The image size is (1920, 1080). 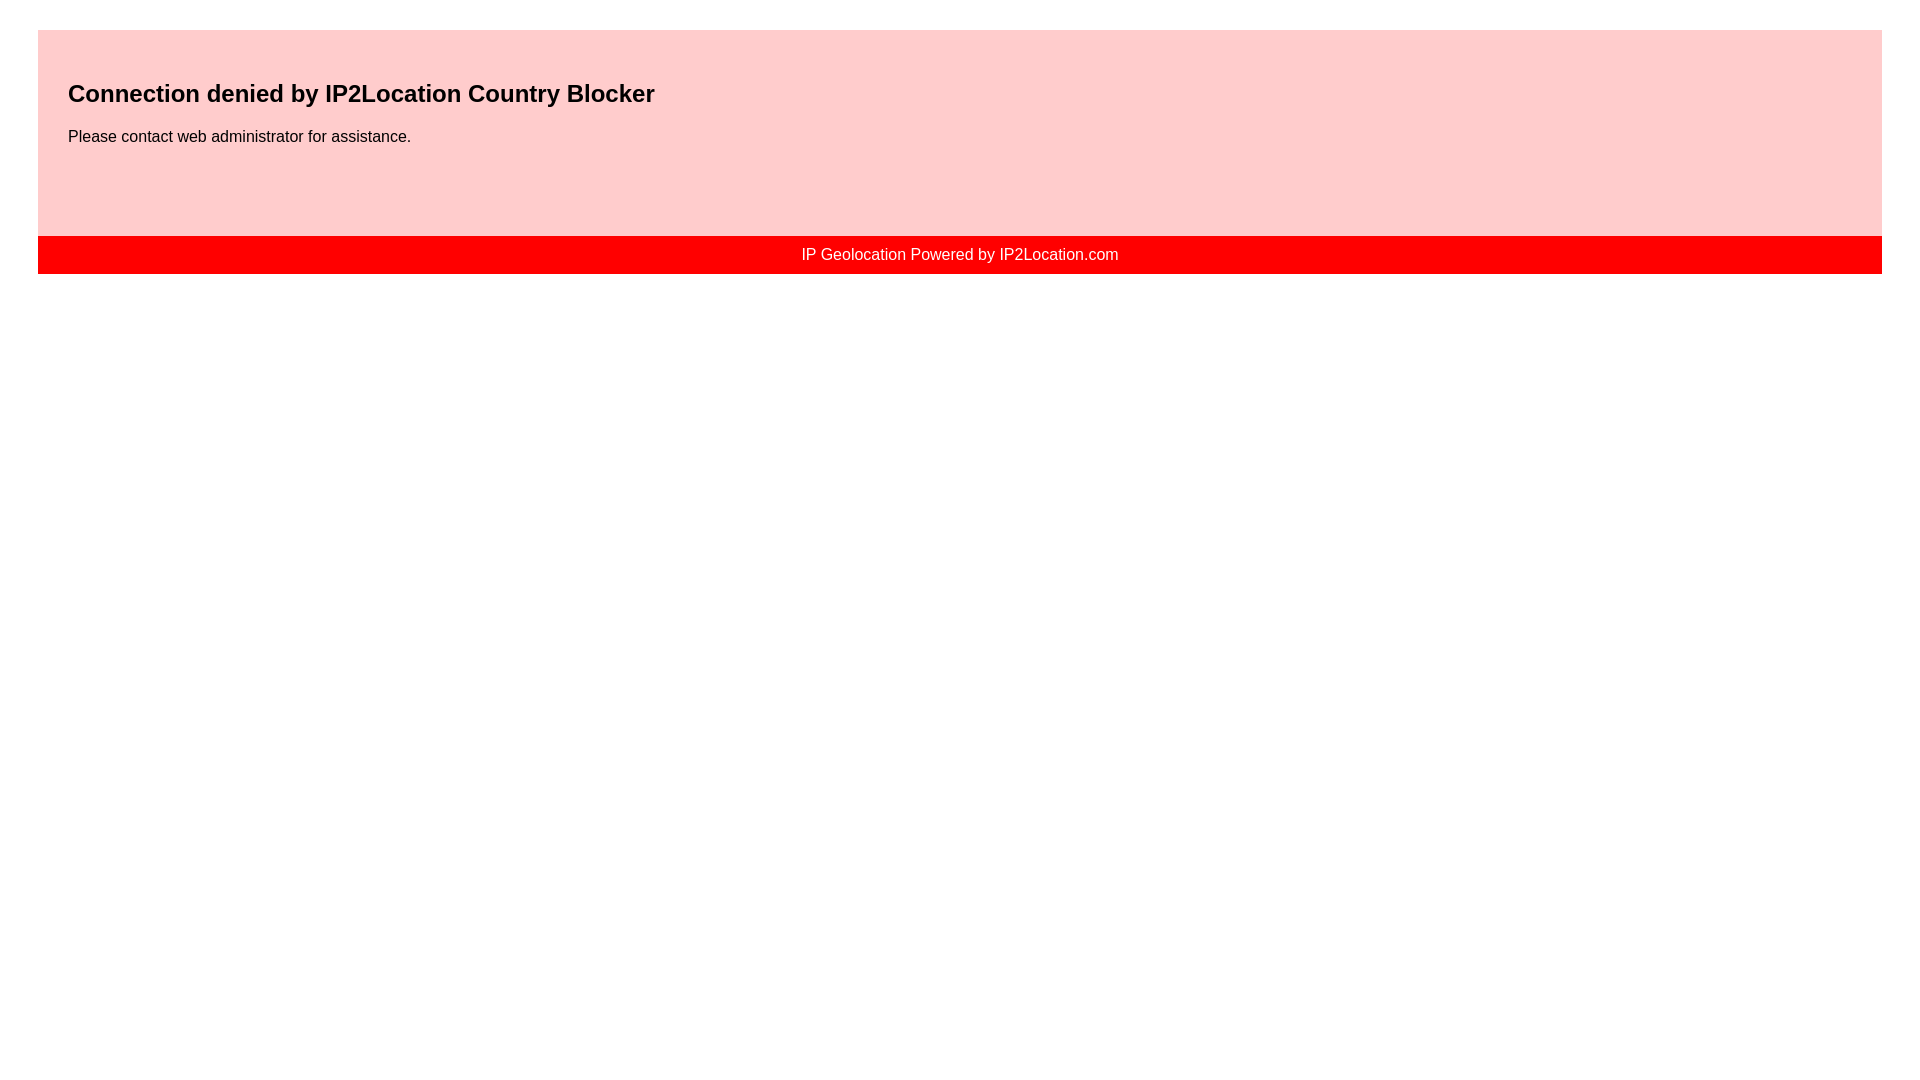 What do you see at coordinates (958, 253) in the screenshot?
I see `'IP Geolocation Powered by IP2Location.com'` at bounding box center [958, 253].